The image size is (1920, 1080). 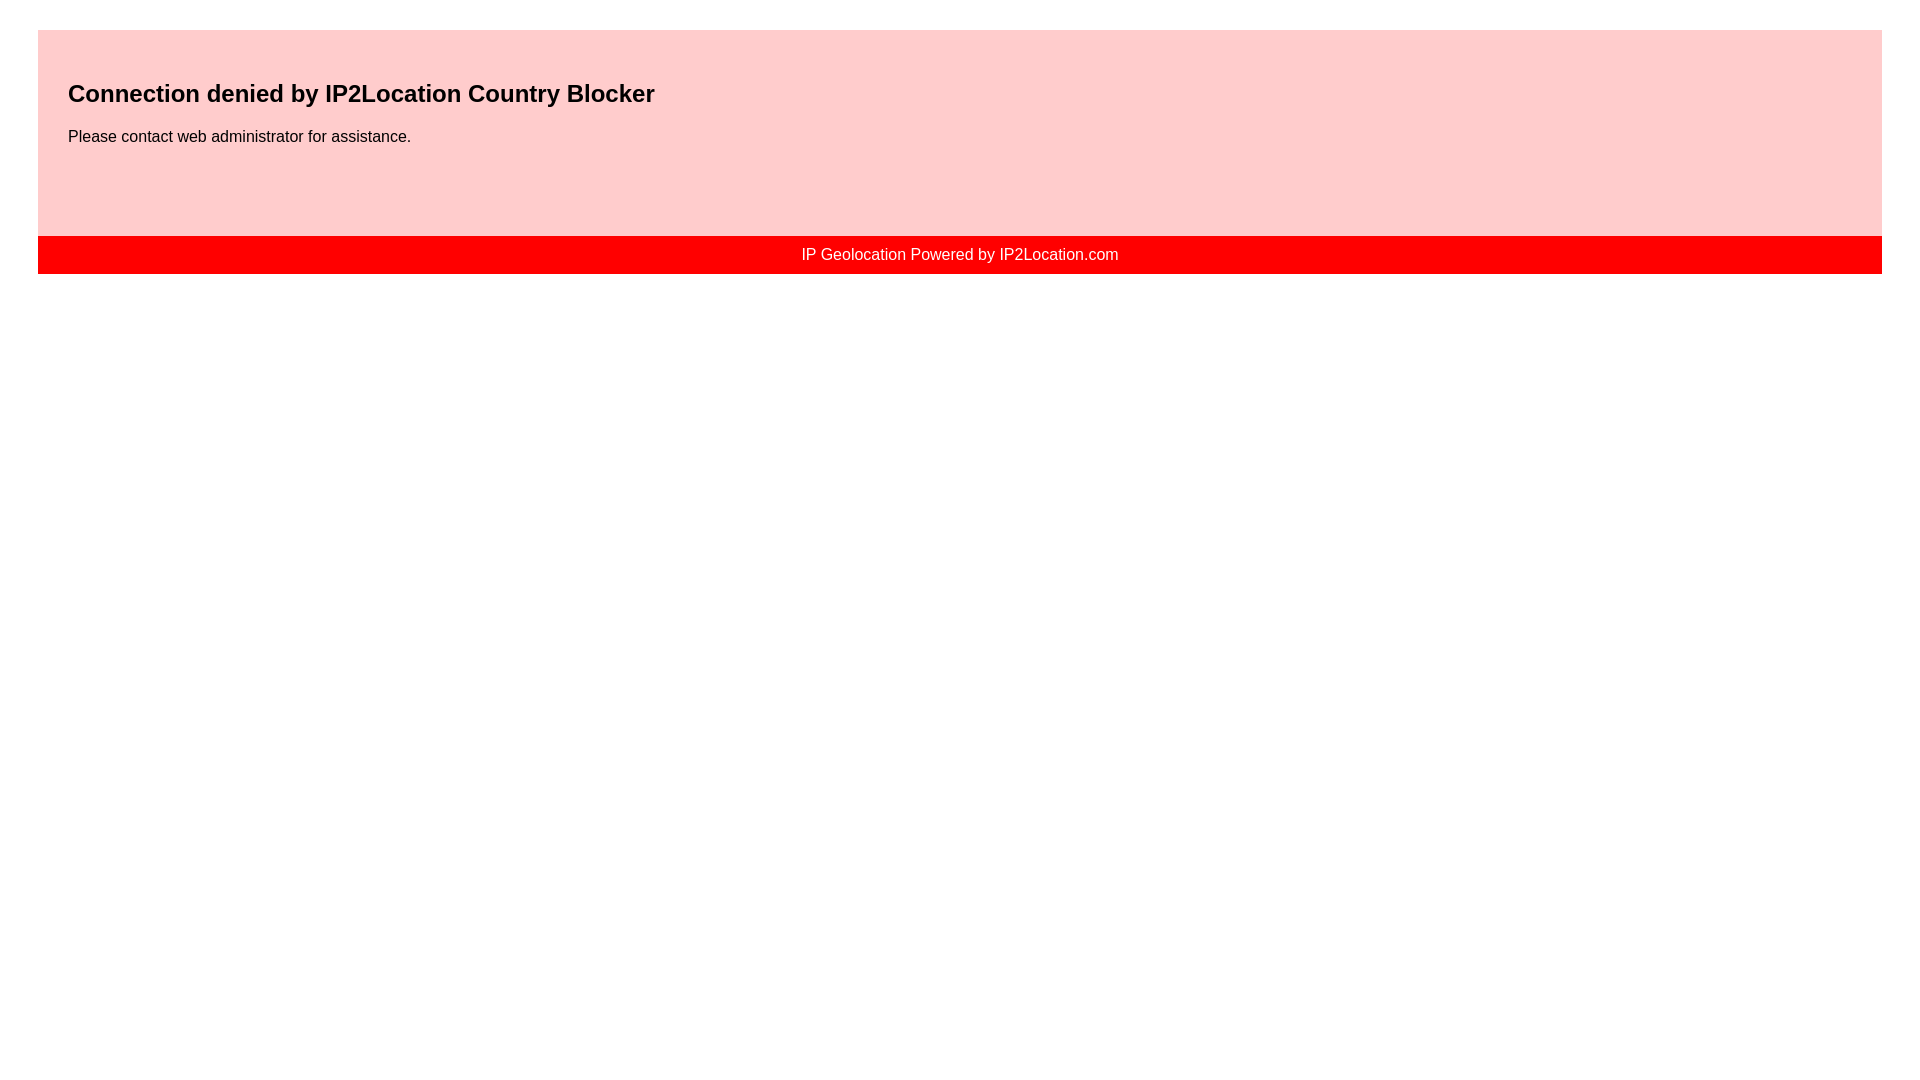 What do you see at coordinates (958, 253) in the screenshot?
I see `'IP Geolocation Powered by IP2Location.com'` at bounding box center [958, 253].